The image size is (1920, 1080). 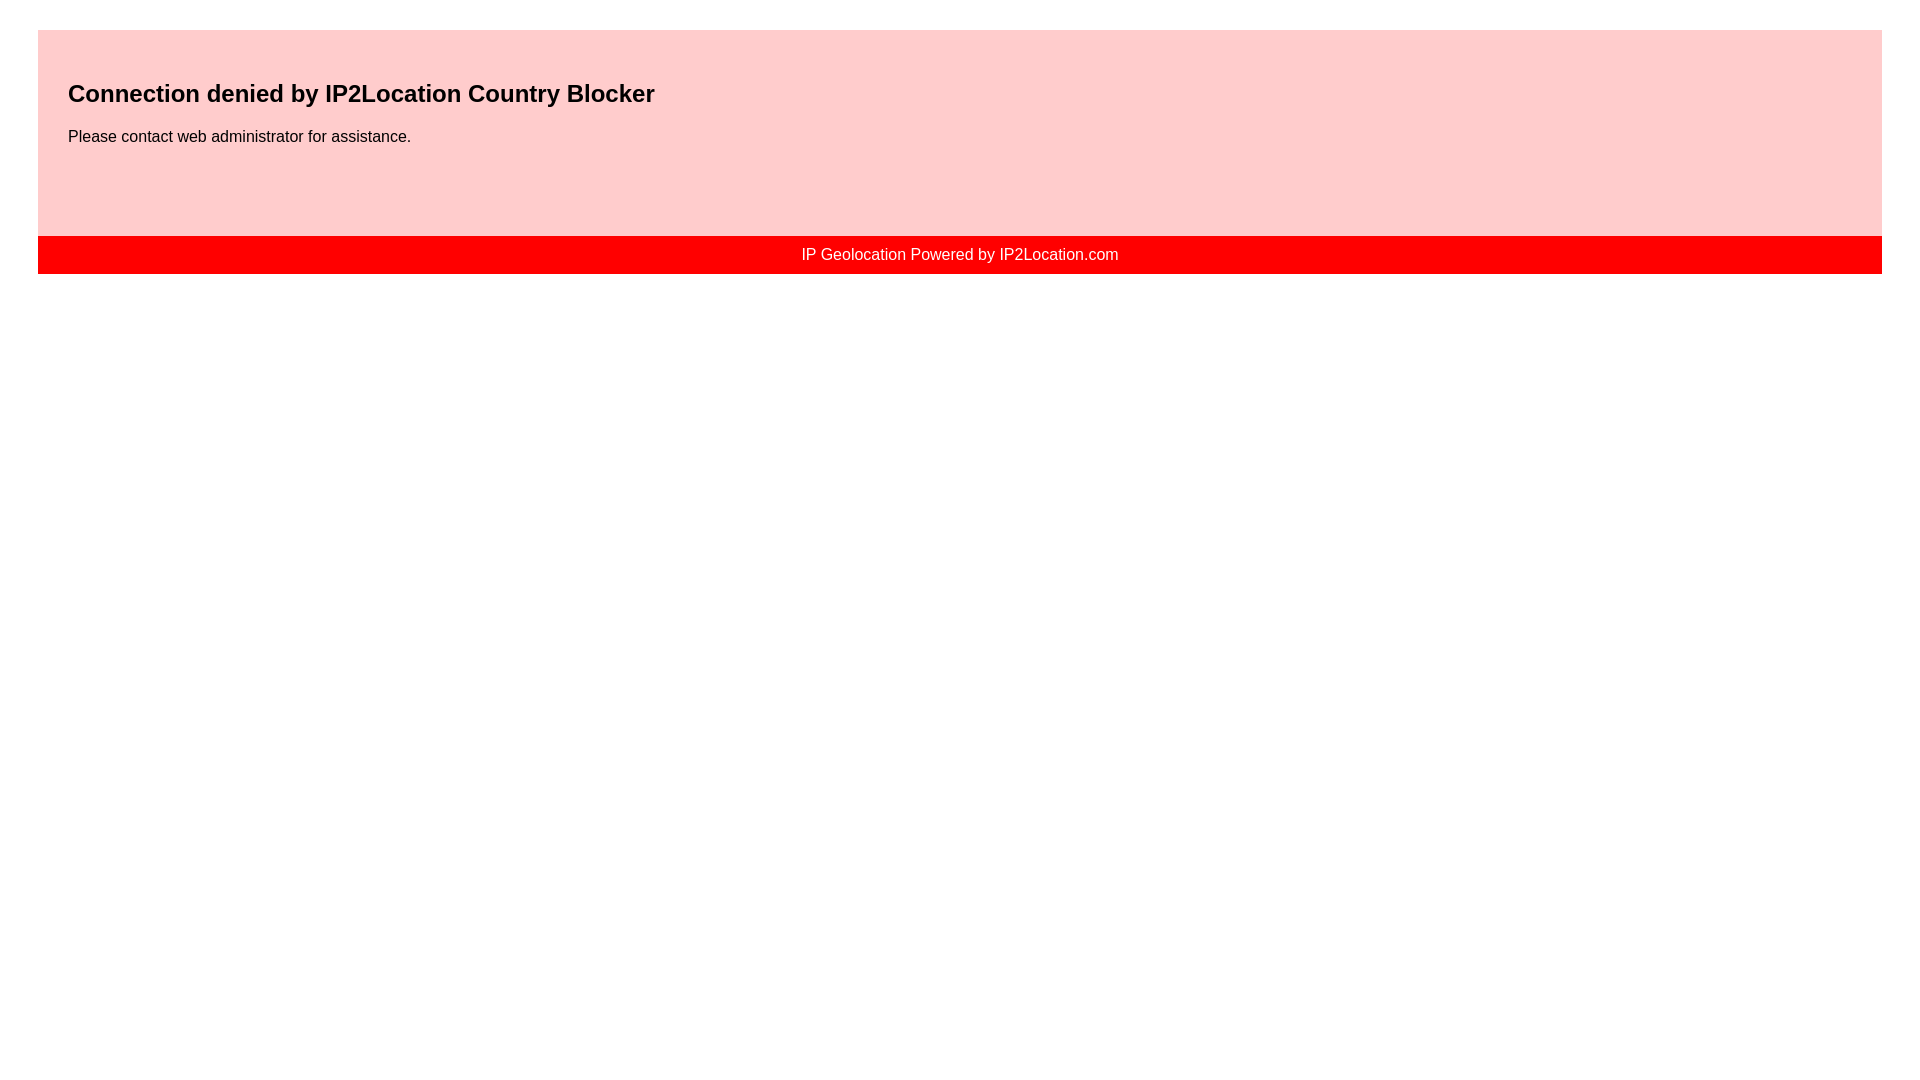 What do you see at coordinates (958, 253) in the screenshot?
I see `'IP Geolocation Powered by IP2Location.com'` at bounding box center [958, 253].